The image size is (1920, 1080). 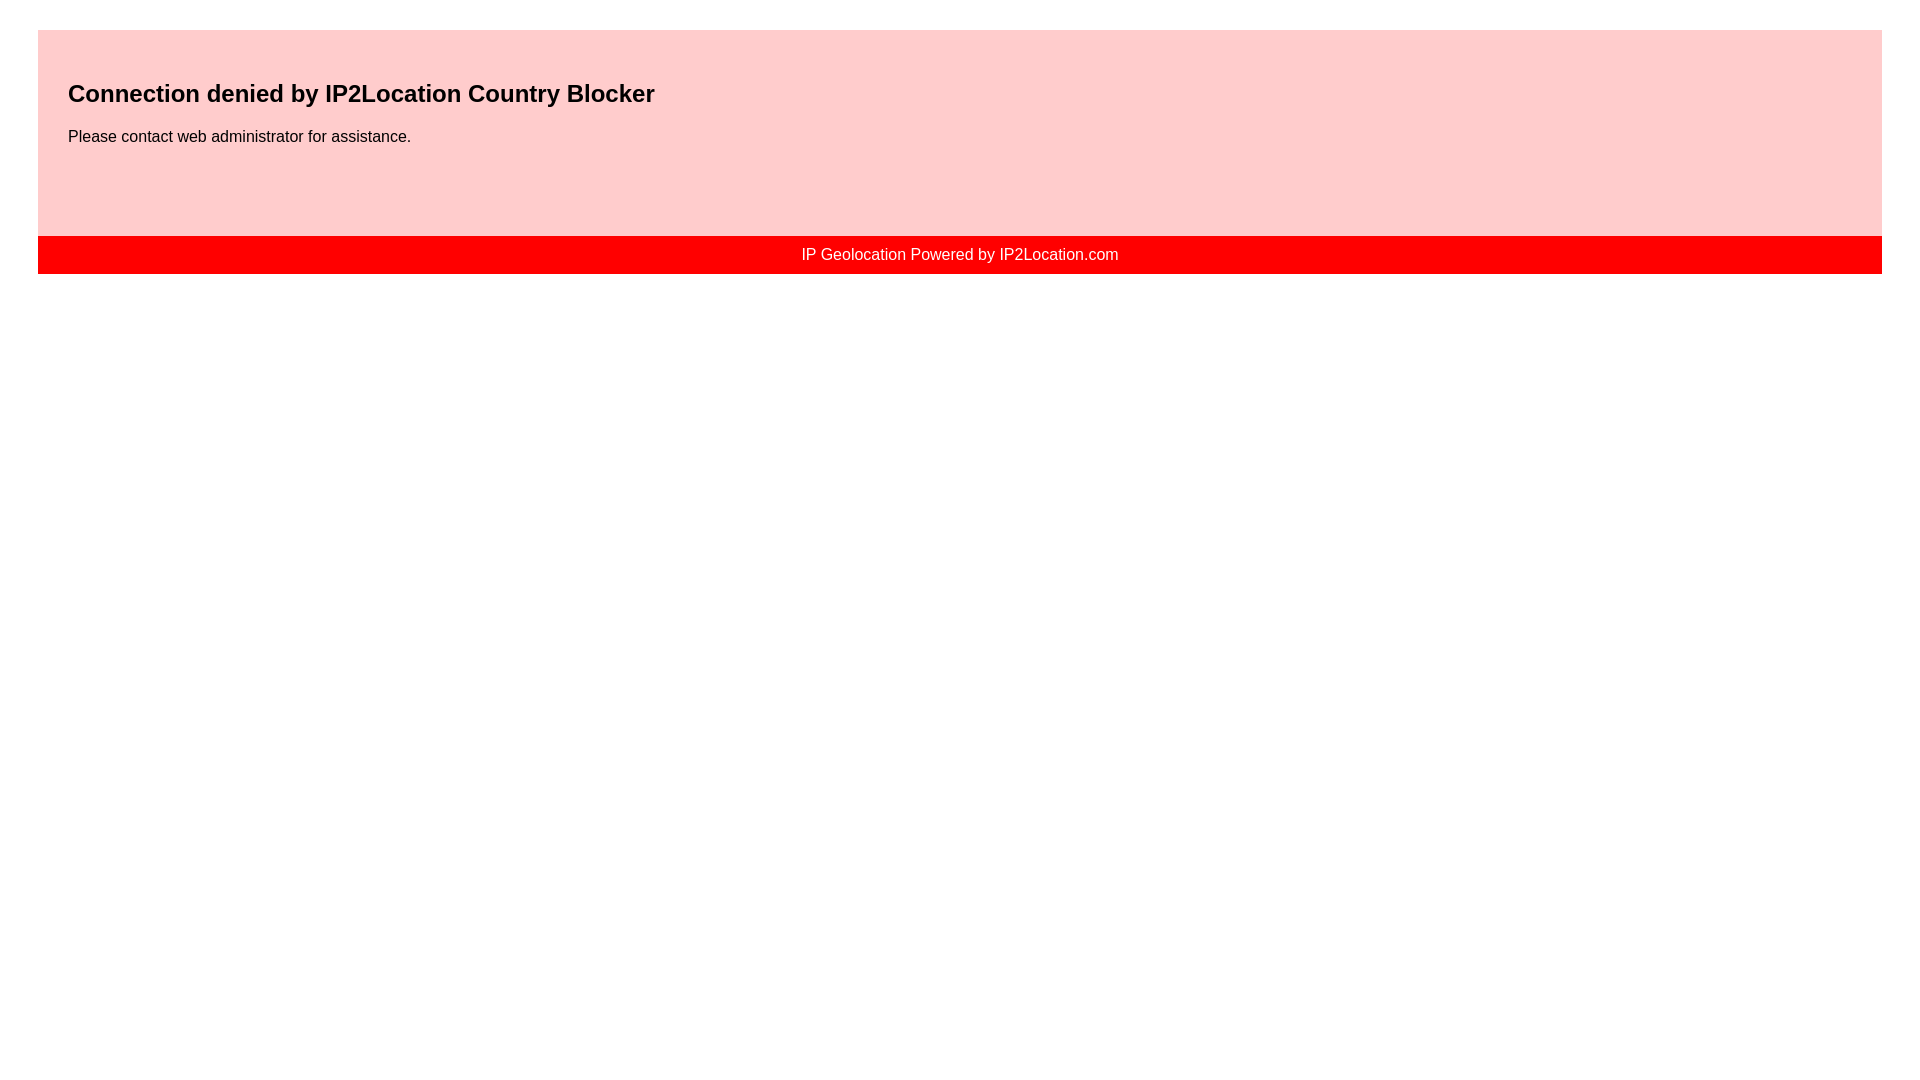 What do you see at coordinates (958, 253) in the screenshot?
I see `'IP Geolocation Powered by IP2Location.com'` at bounding box center [958, 253].